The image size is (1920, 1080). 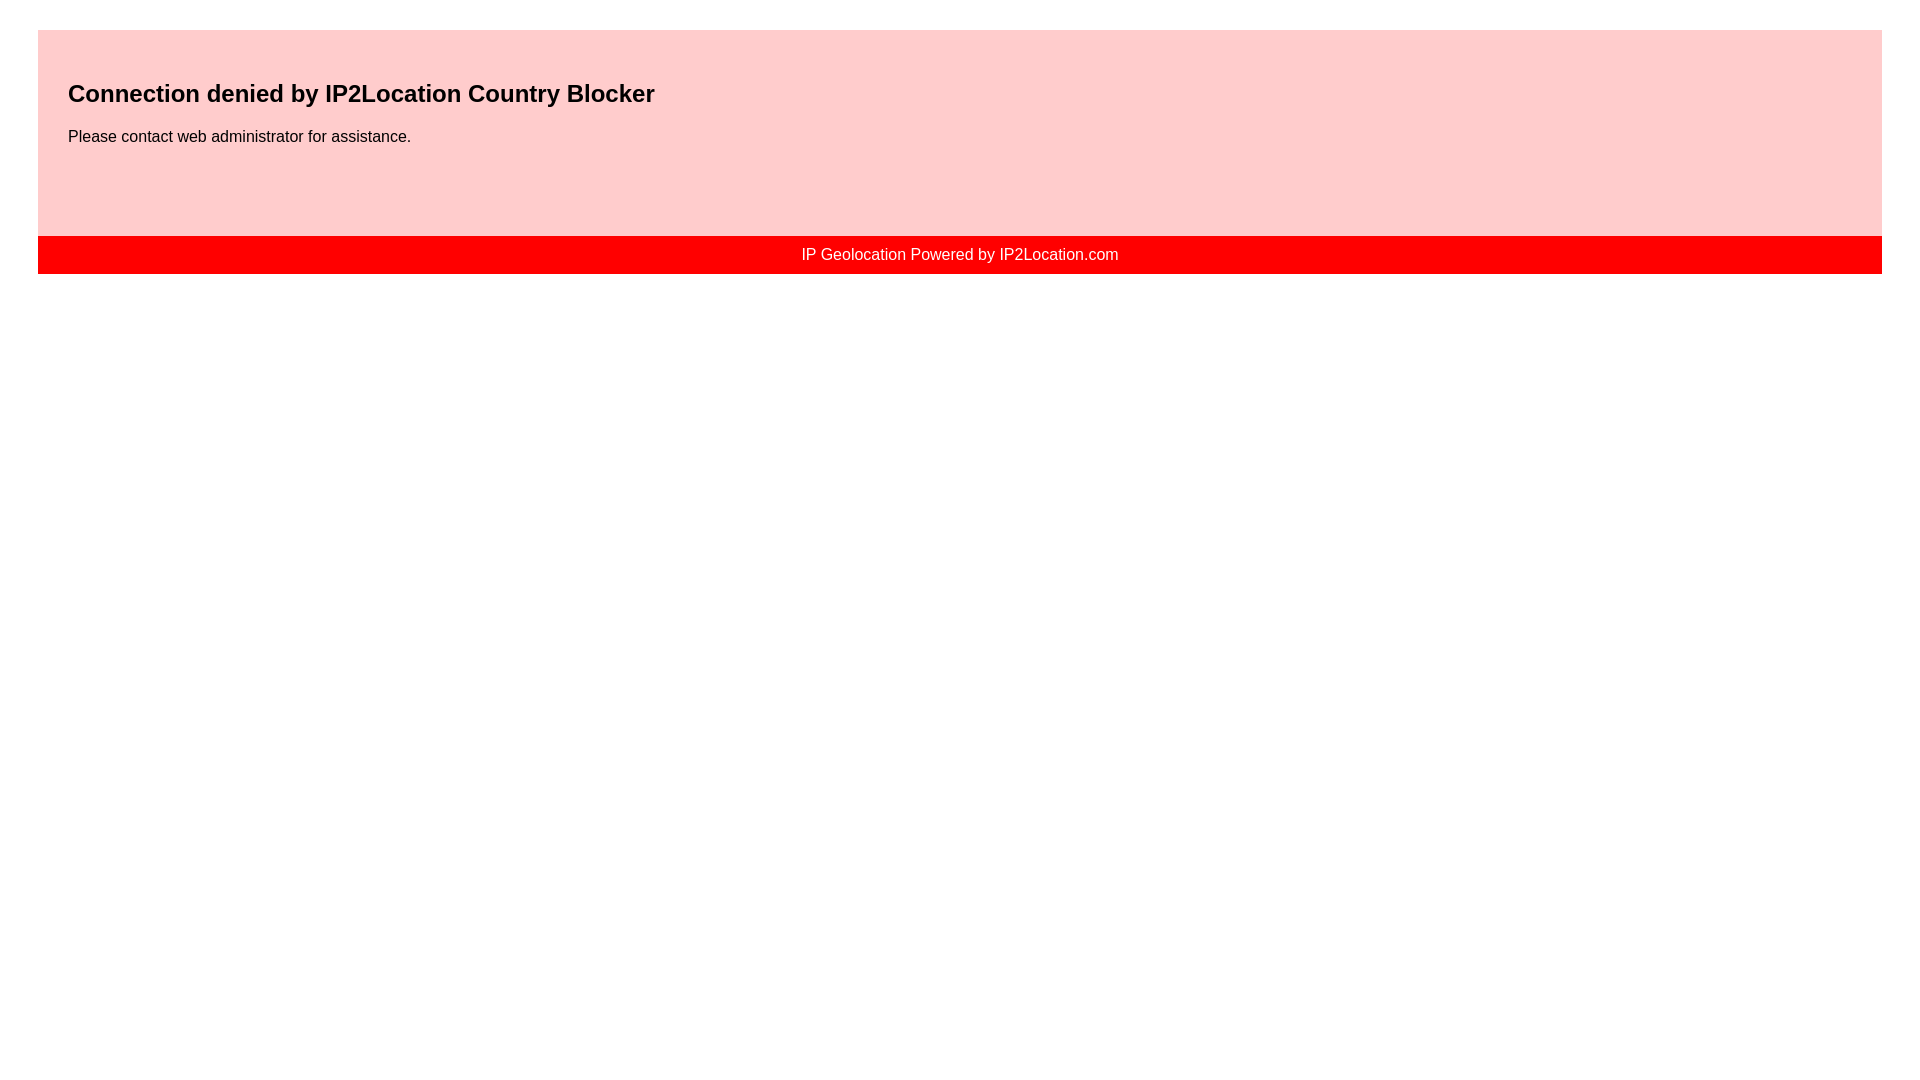 What do you see at coordinates (958, 253) in the screenshot?
I see `'IP Geolocation Powered by IP2Location.com'` at bounding box center [958, 253].